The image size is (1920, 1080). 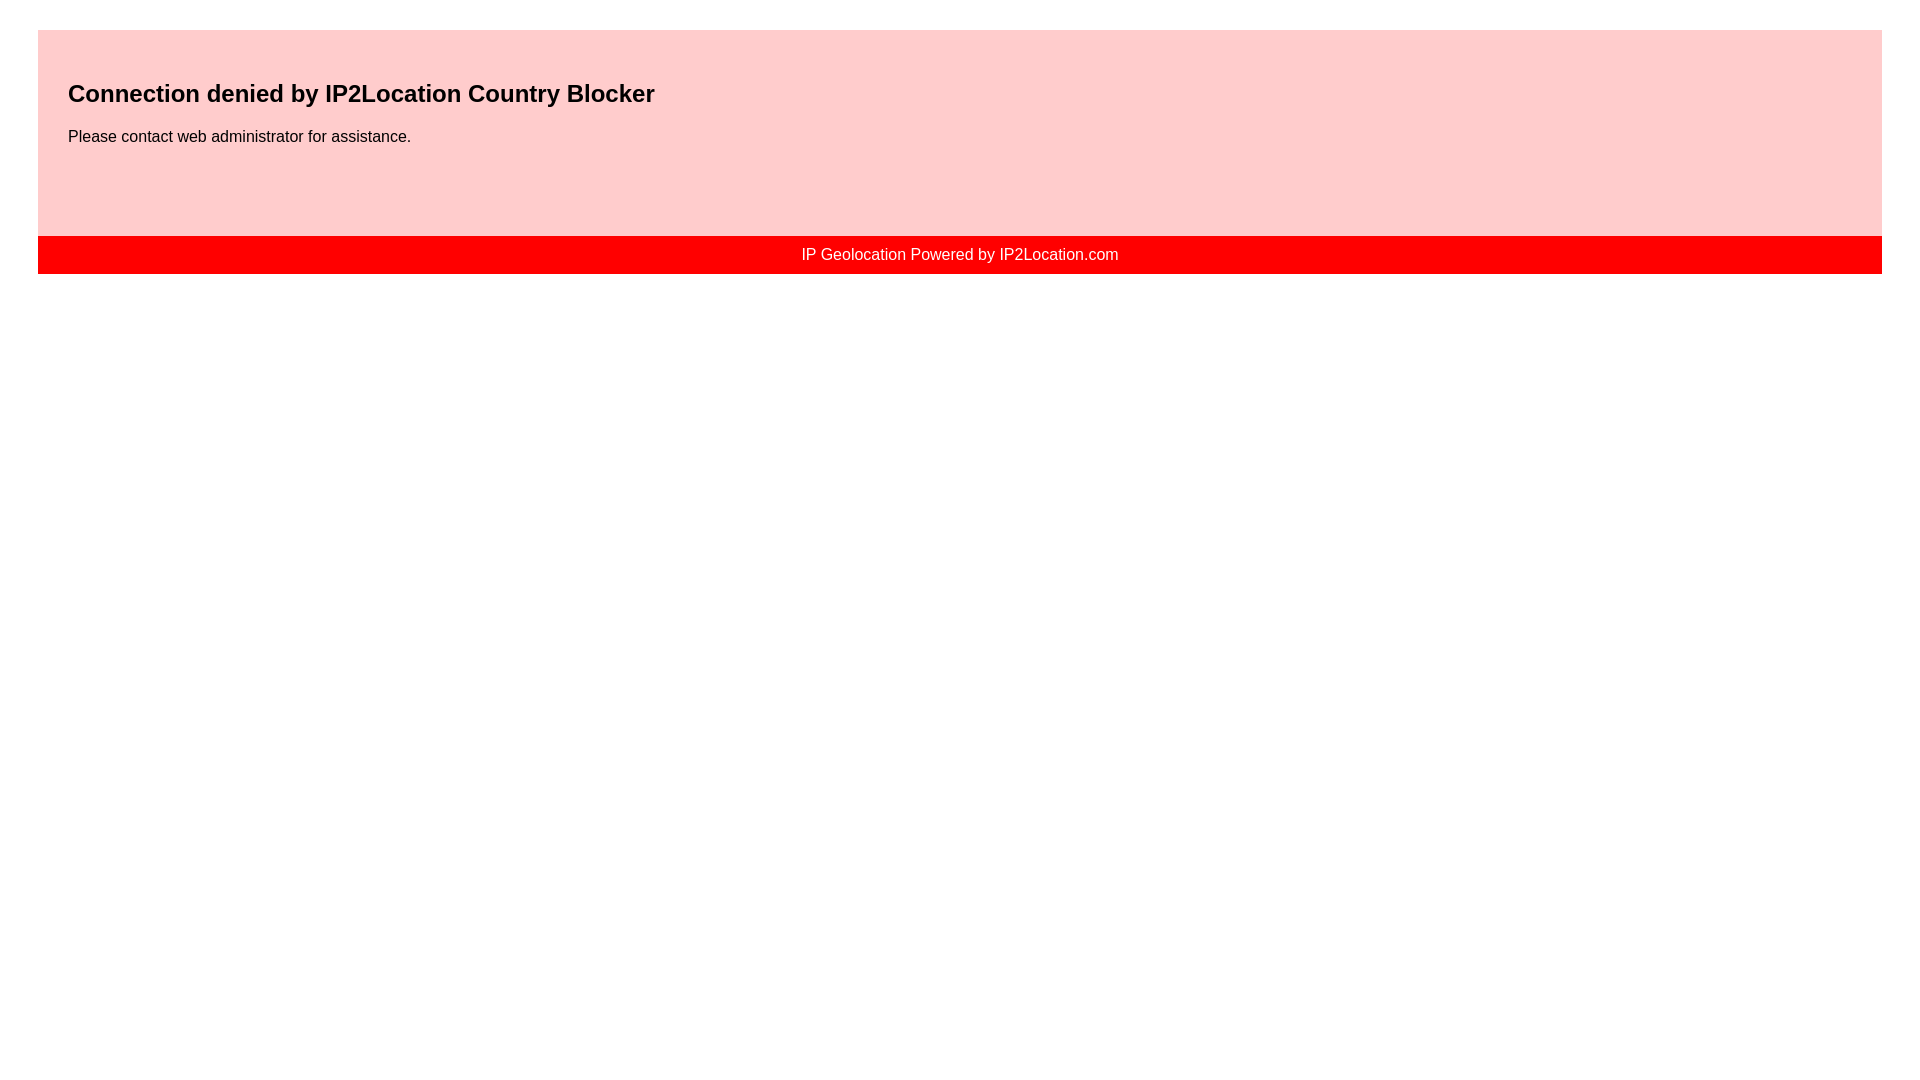 What do you see at coordinates (958, 253) in the screenshot?
I see `'IP Geolocation Powered by IP2Location.com'` at bounding box center [958, 253].